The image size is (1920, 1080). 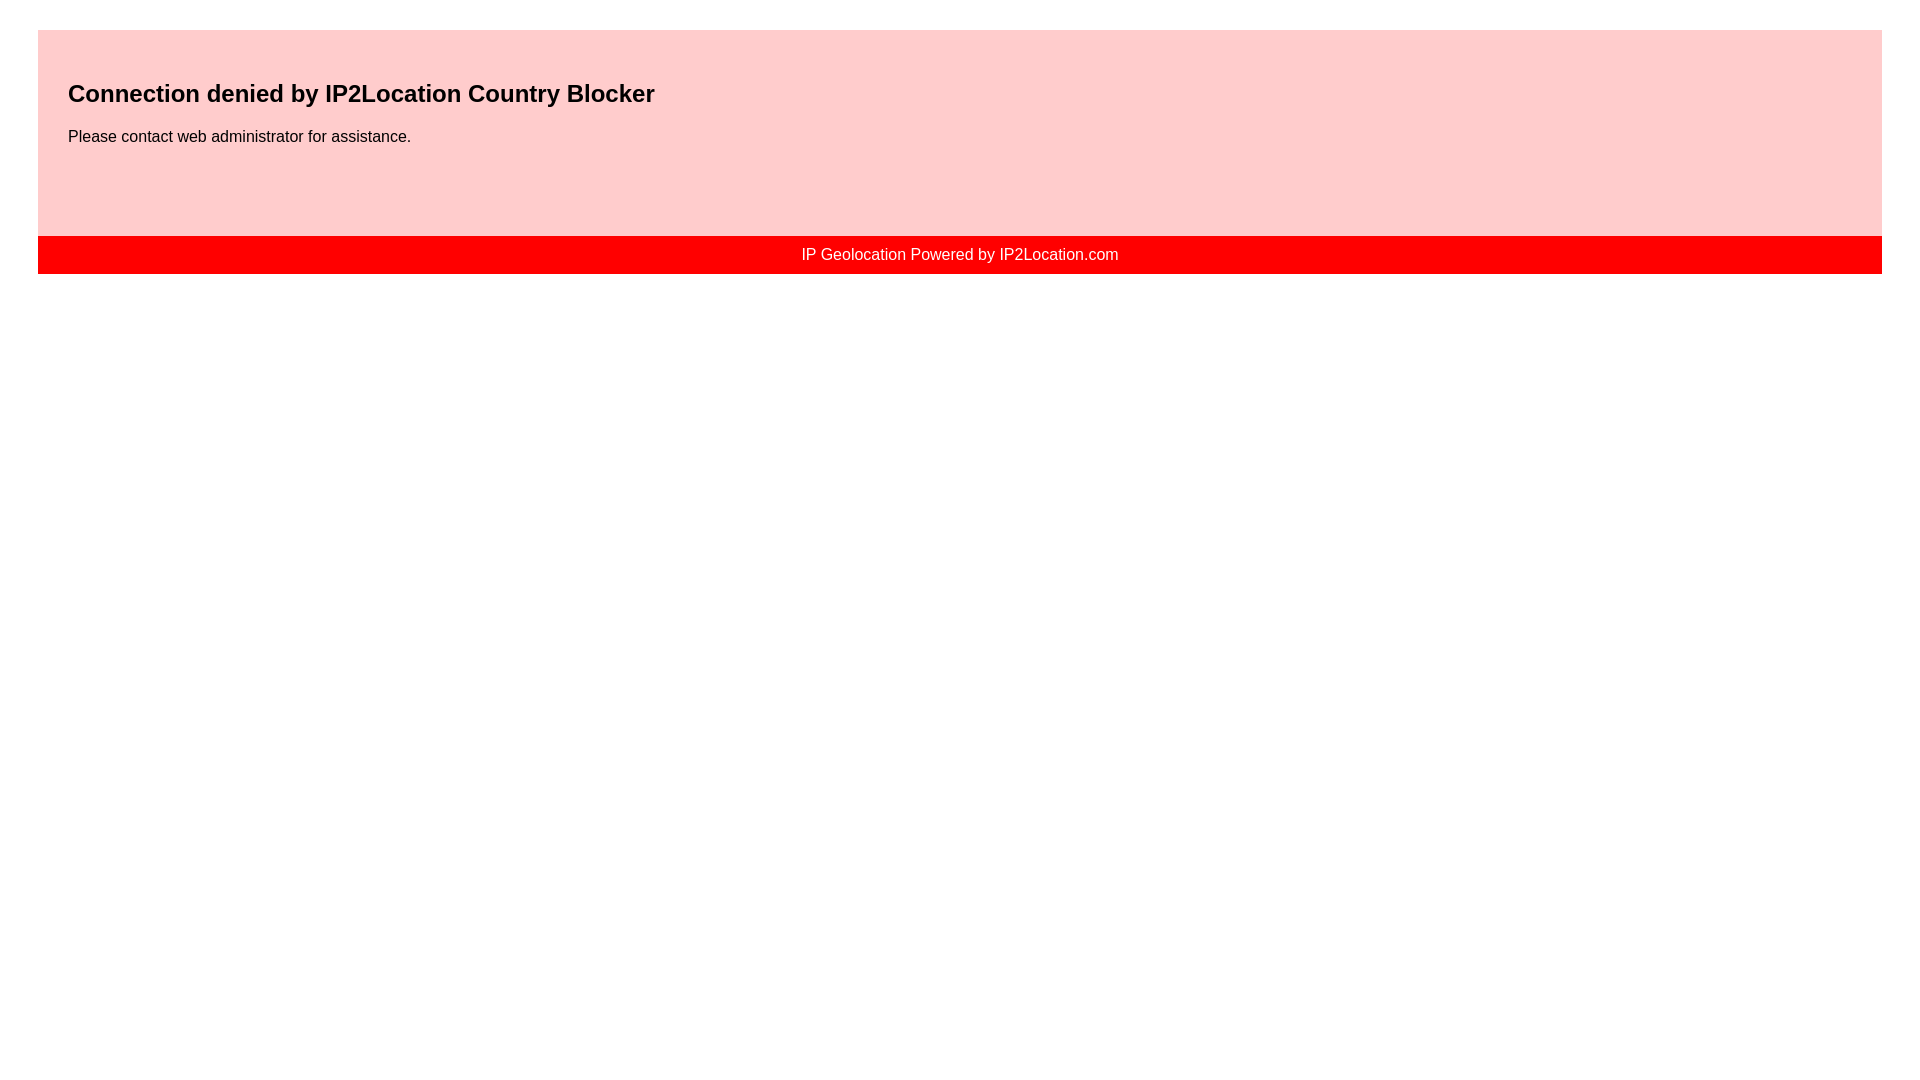 What do you see at coordinates (958, 253) in the screenshot?
I see `'IP Geolocation Powered by IP2Location.com'` at bounding box center [958, 253].